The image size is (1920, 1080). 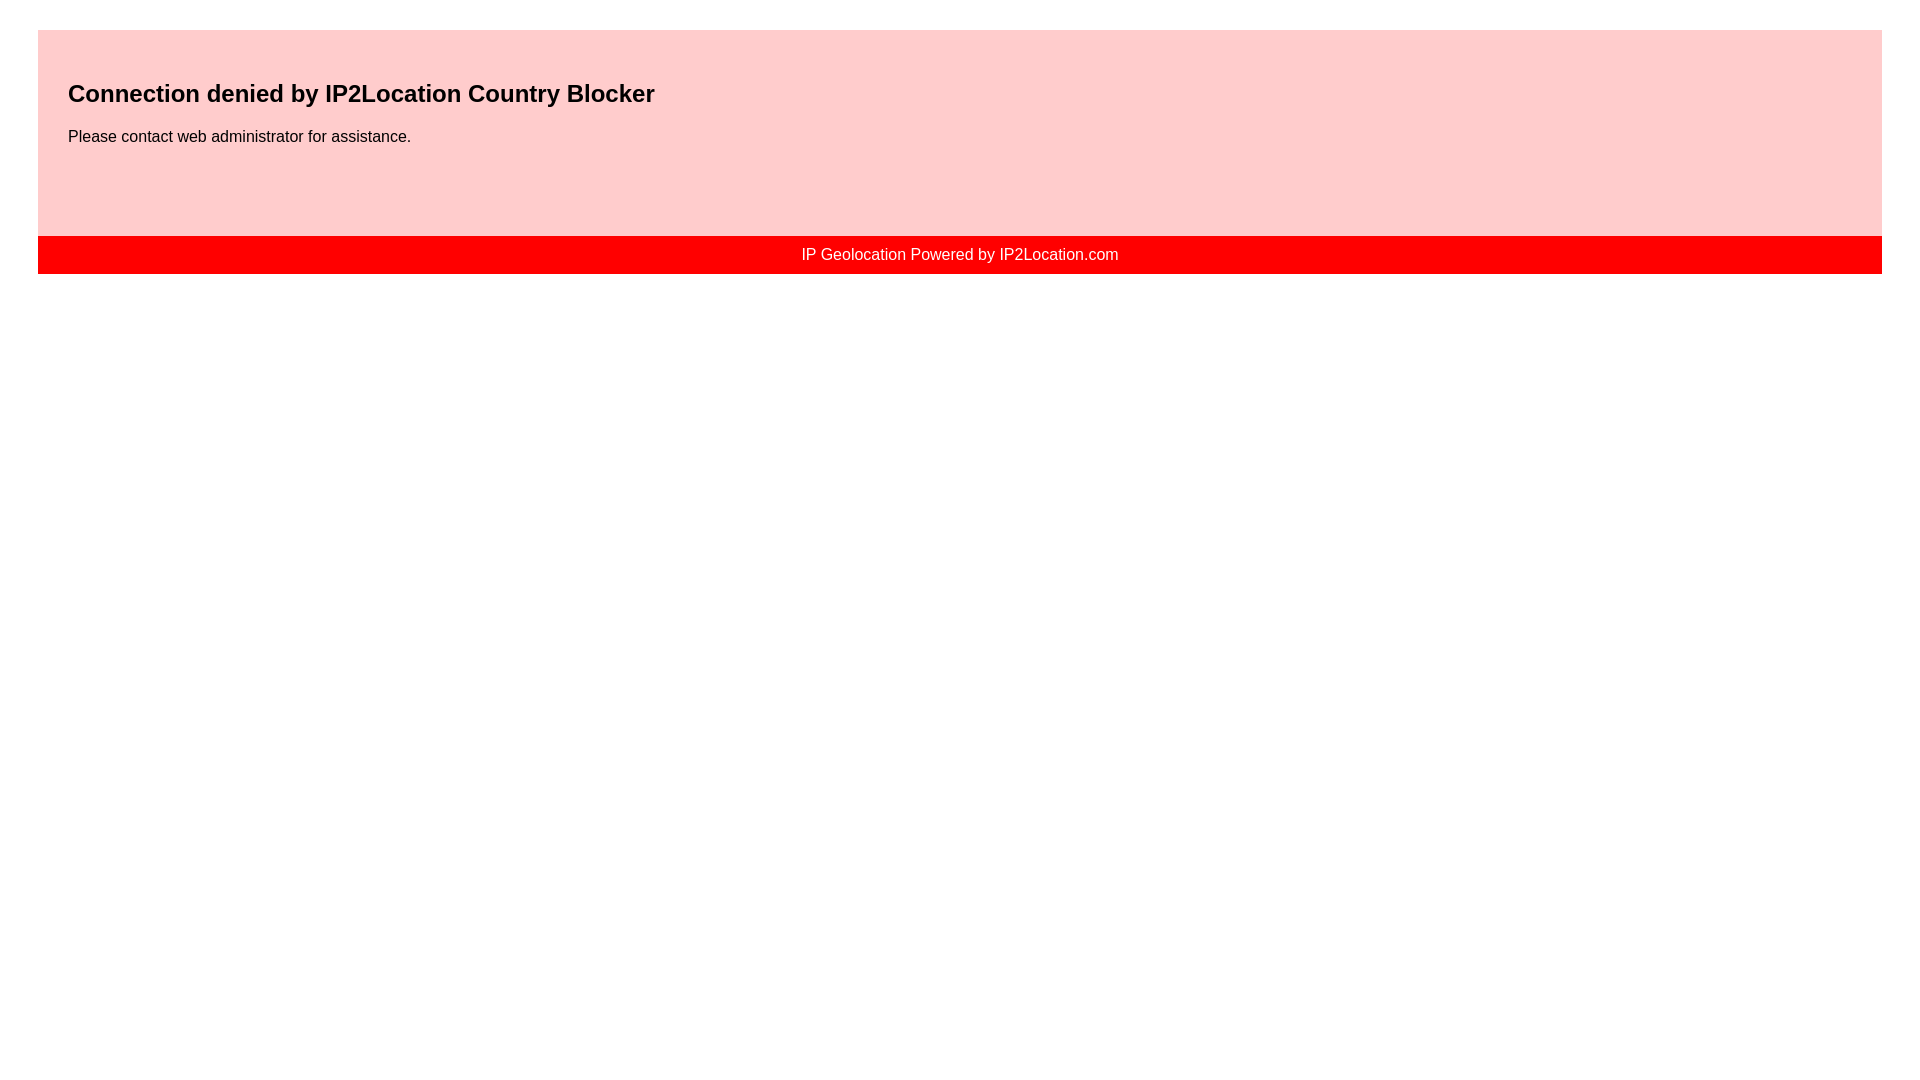 What do you see at coordinates (958, 253) in the screenshot?
I see `'IP Geolocation Powered by IP2Location.com'` at bounding box center [958, 253].